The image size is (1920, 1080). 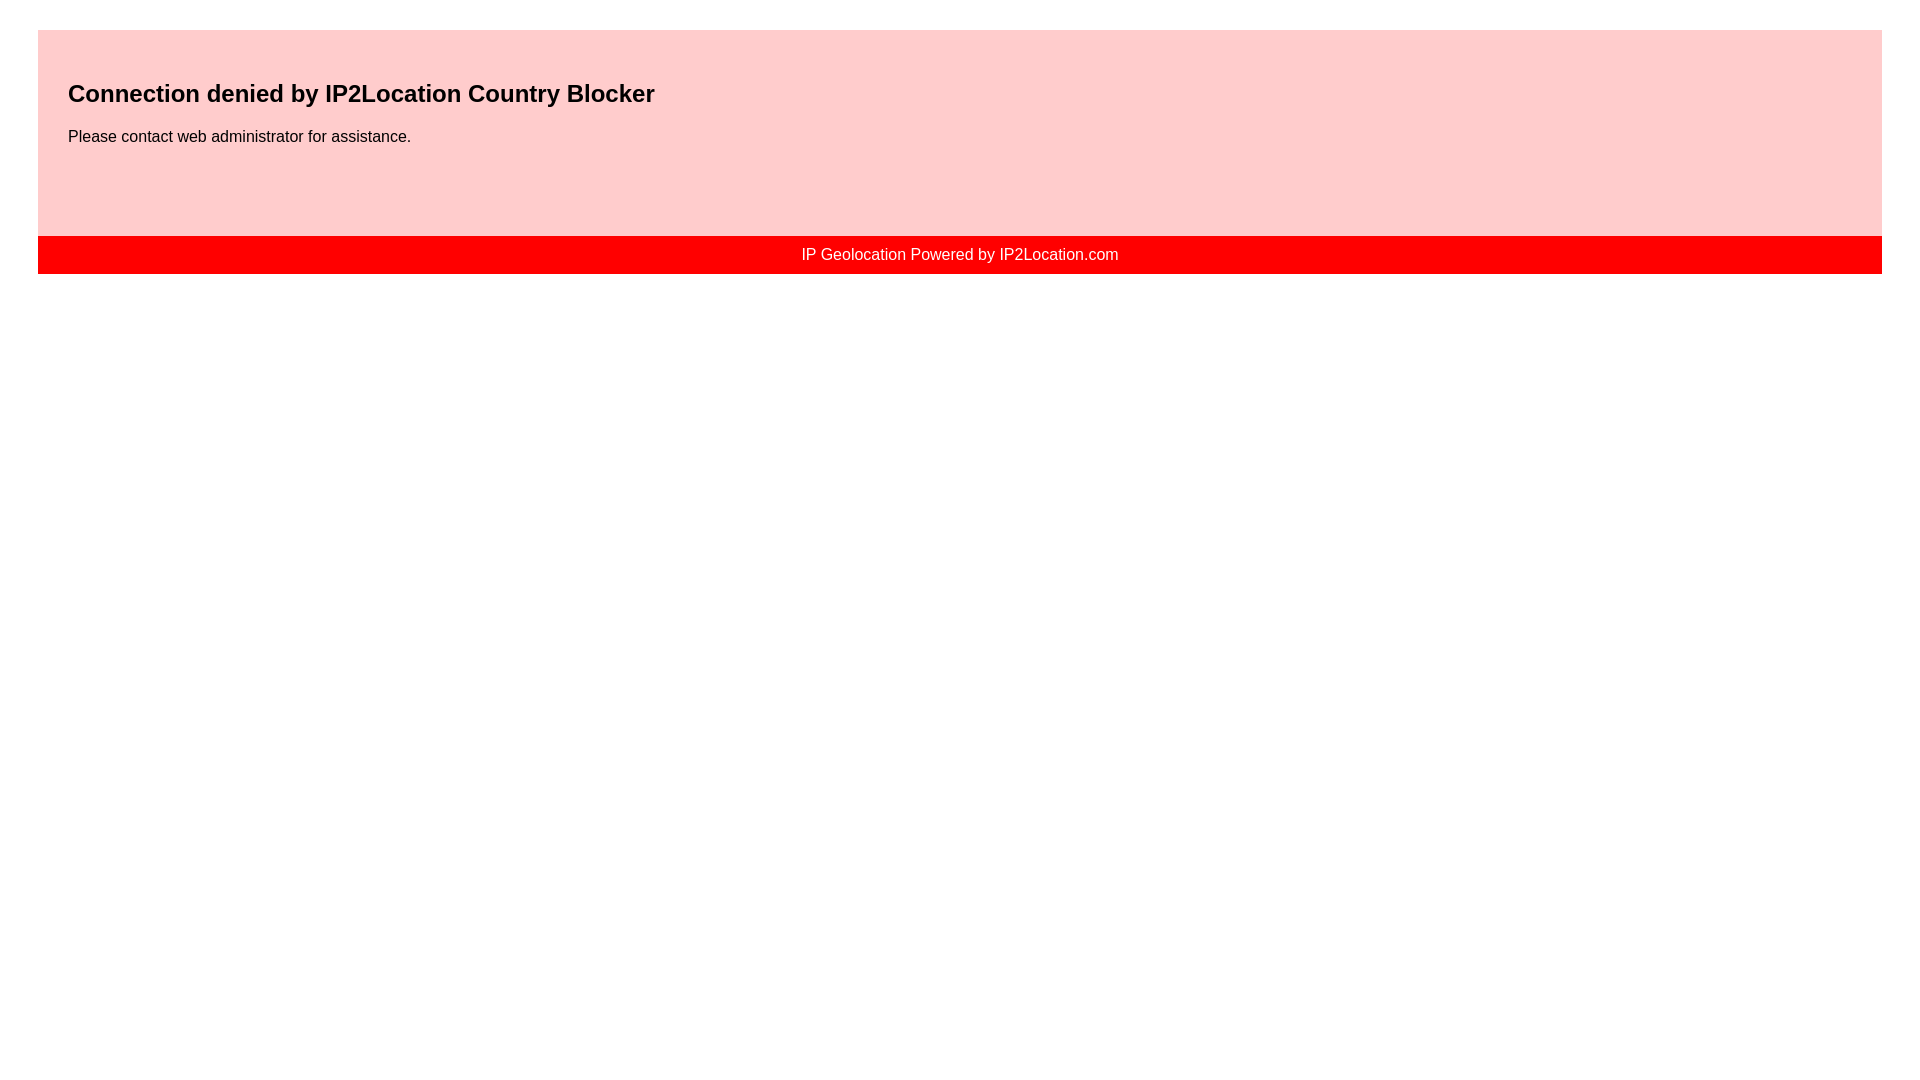 What do you see at coordinates (958, 253) in the screenshot?
I see `'IP Geolocation Powered by IP2Location.com'` at bounding box center [958, 253].